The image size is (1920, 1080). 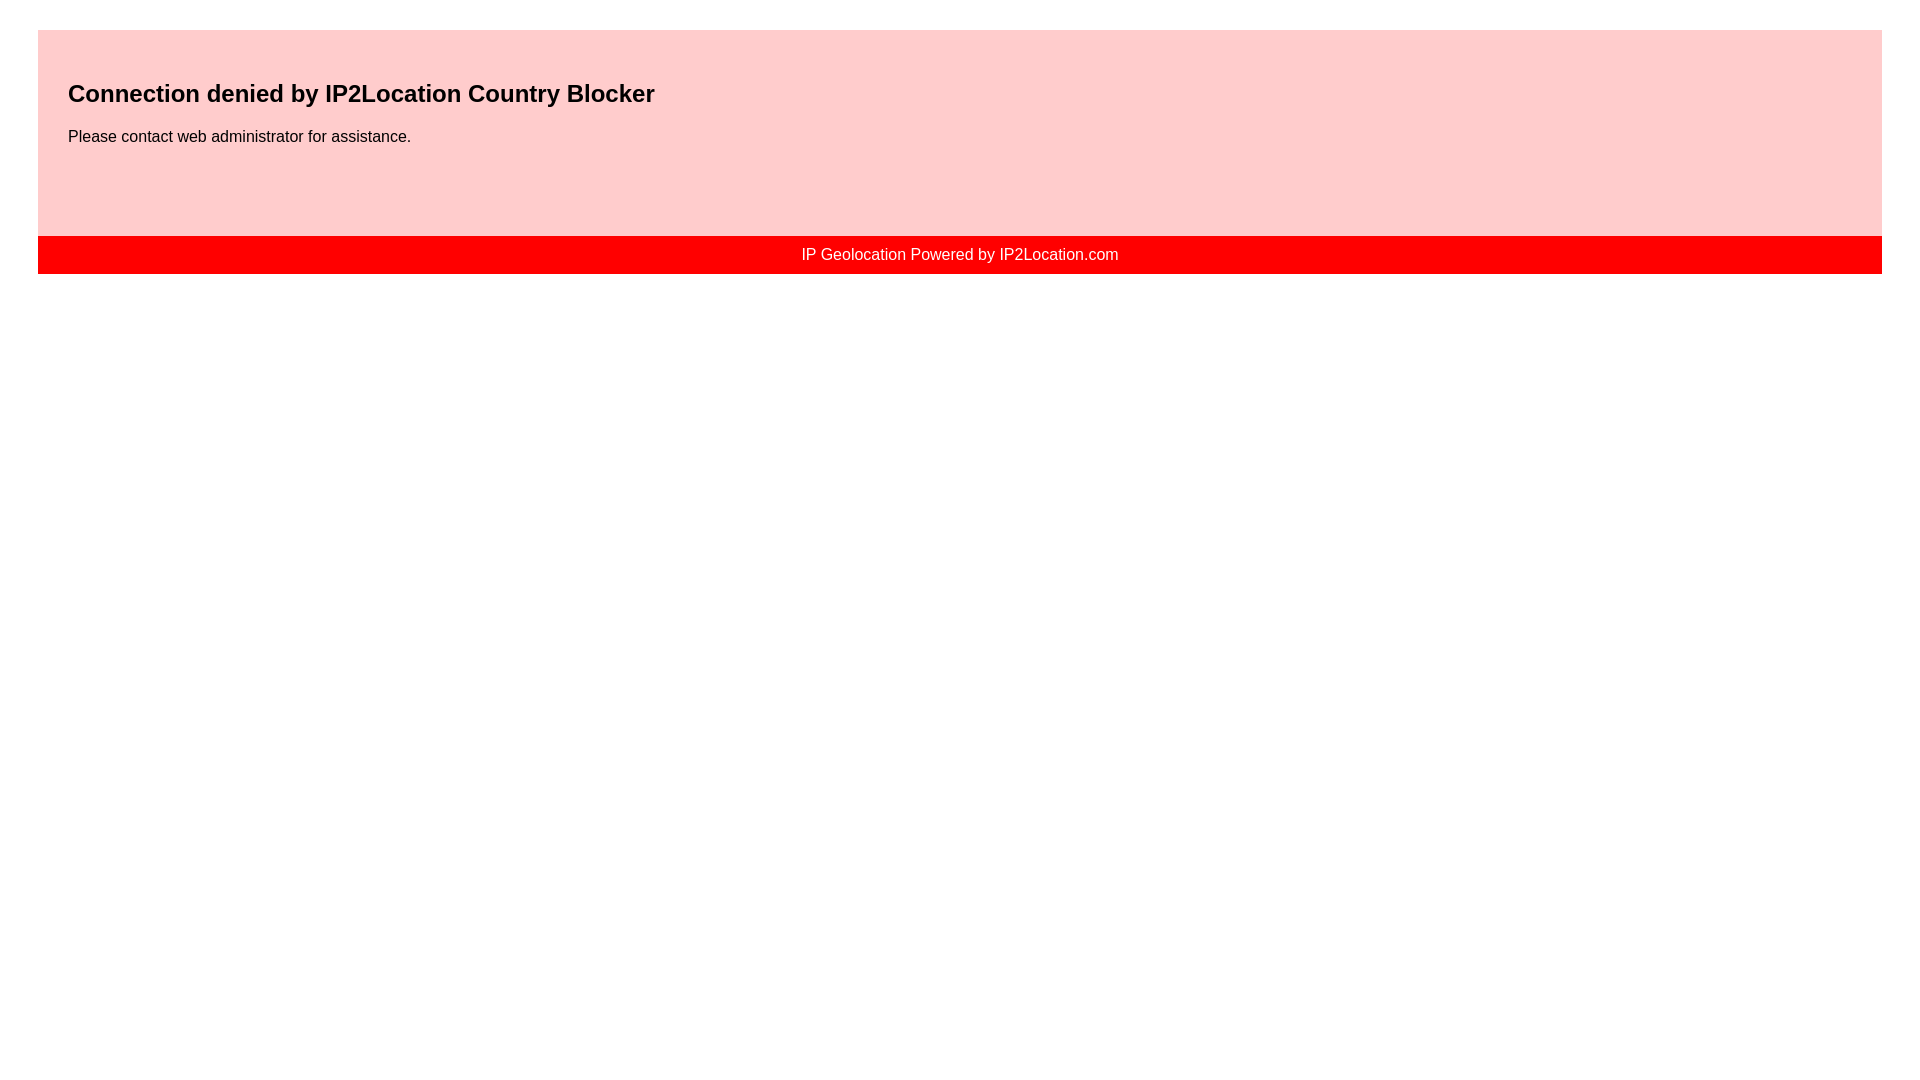 What do you see at coordinates (958, 253) in the screenshot?
I see `'IP Geolocation Powered by IP2Location.com'` at bounding box center [958, 253].